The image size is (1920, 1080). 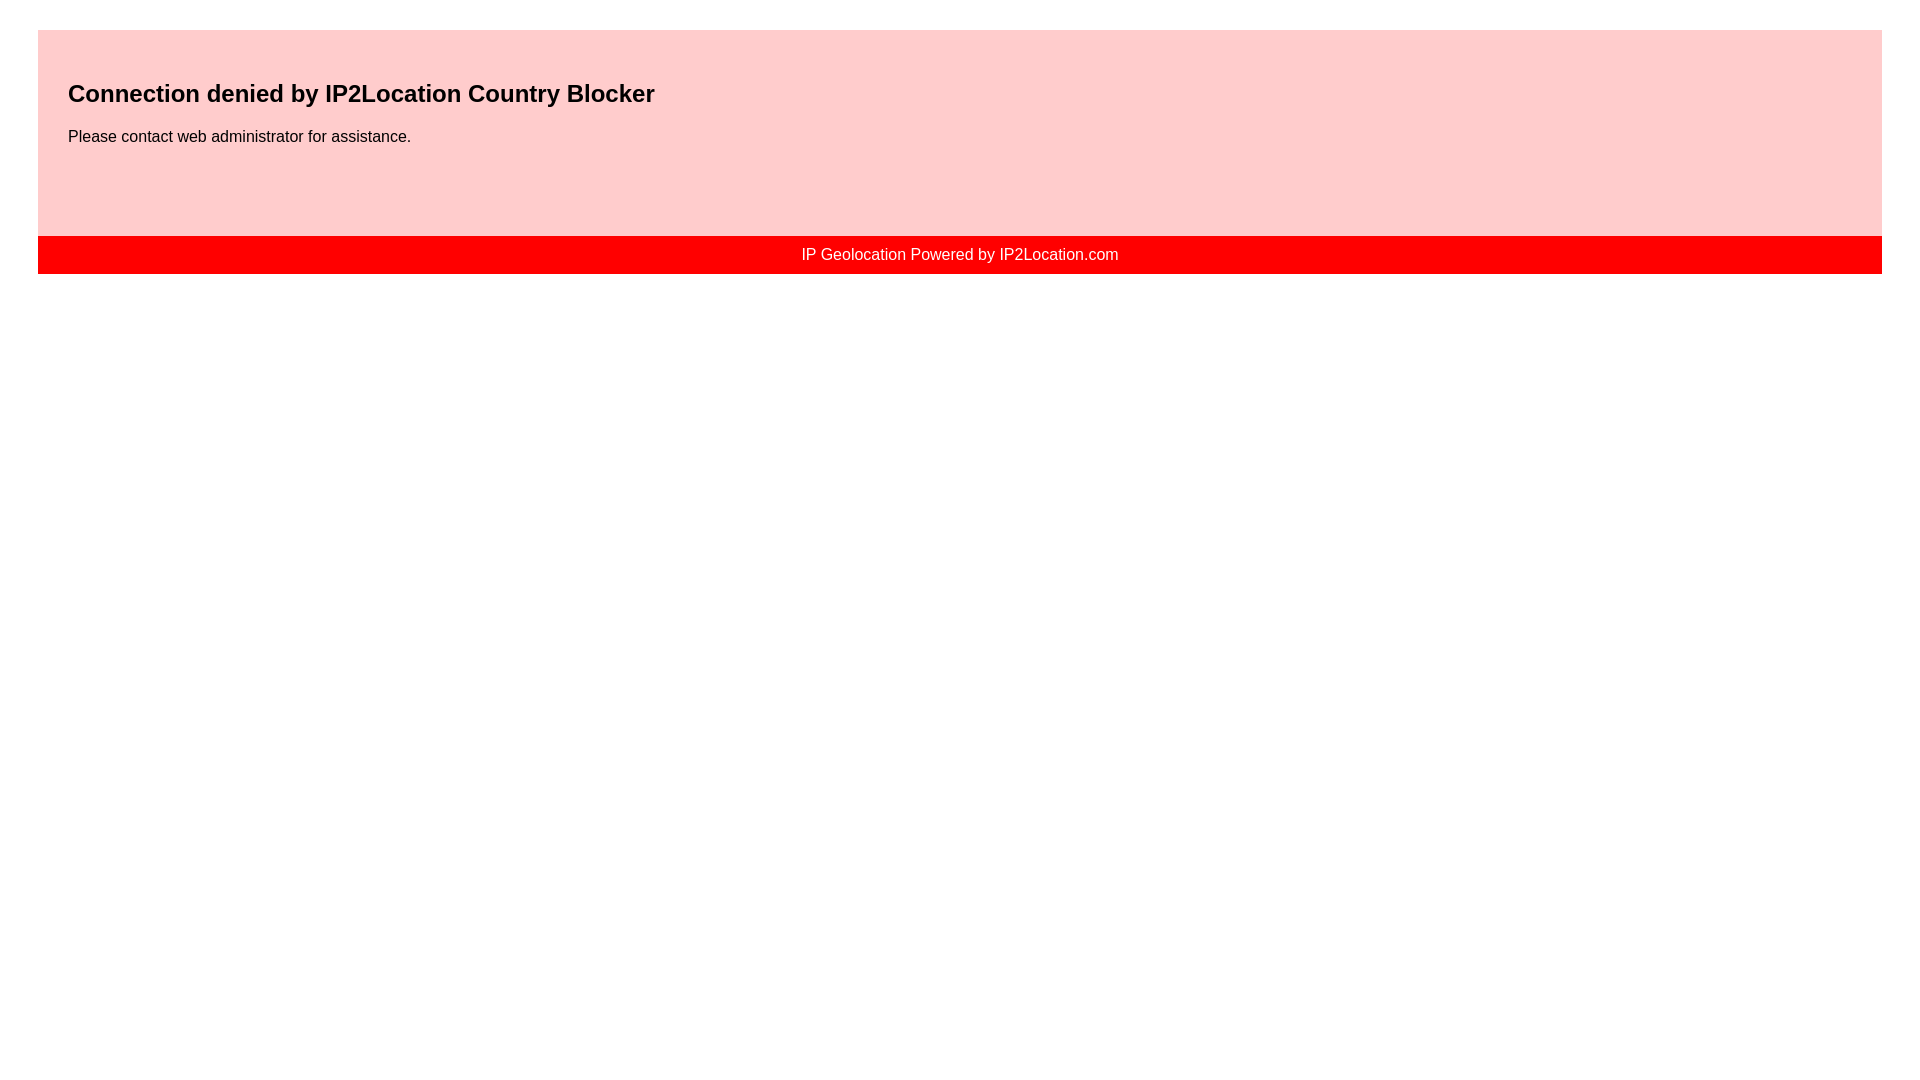 What do you see at coordinates (958, 253) in the screenshot?
I see `'IP Geolocation Powered by IP2Location.com'` at bounding box center [958, 253].